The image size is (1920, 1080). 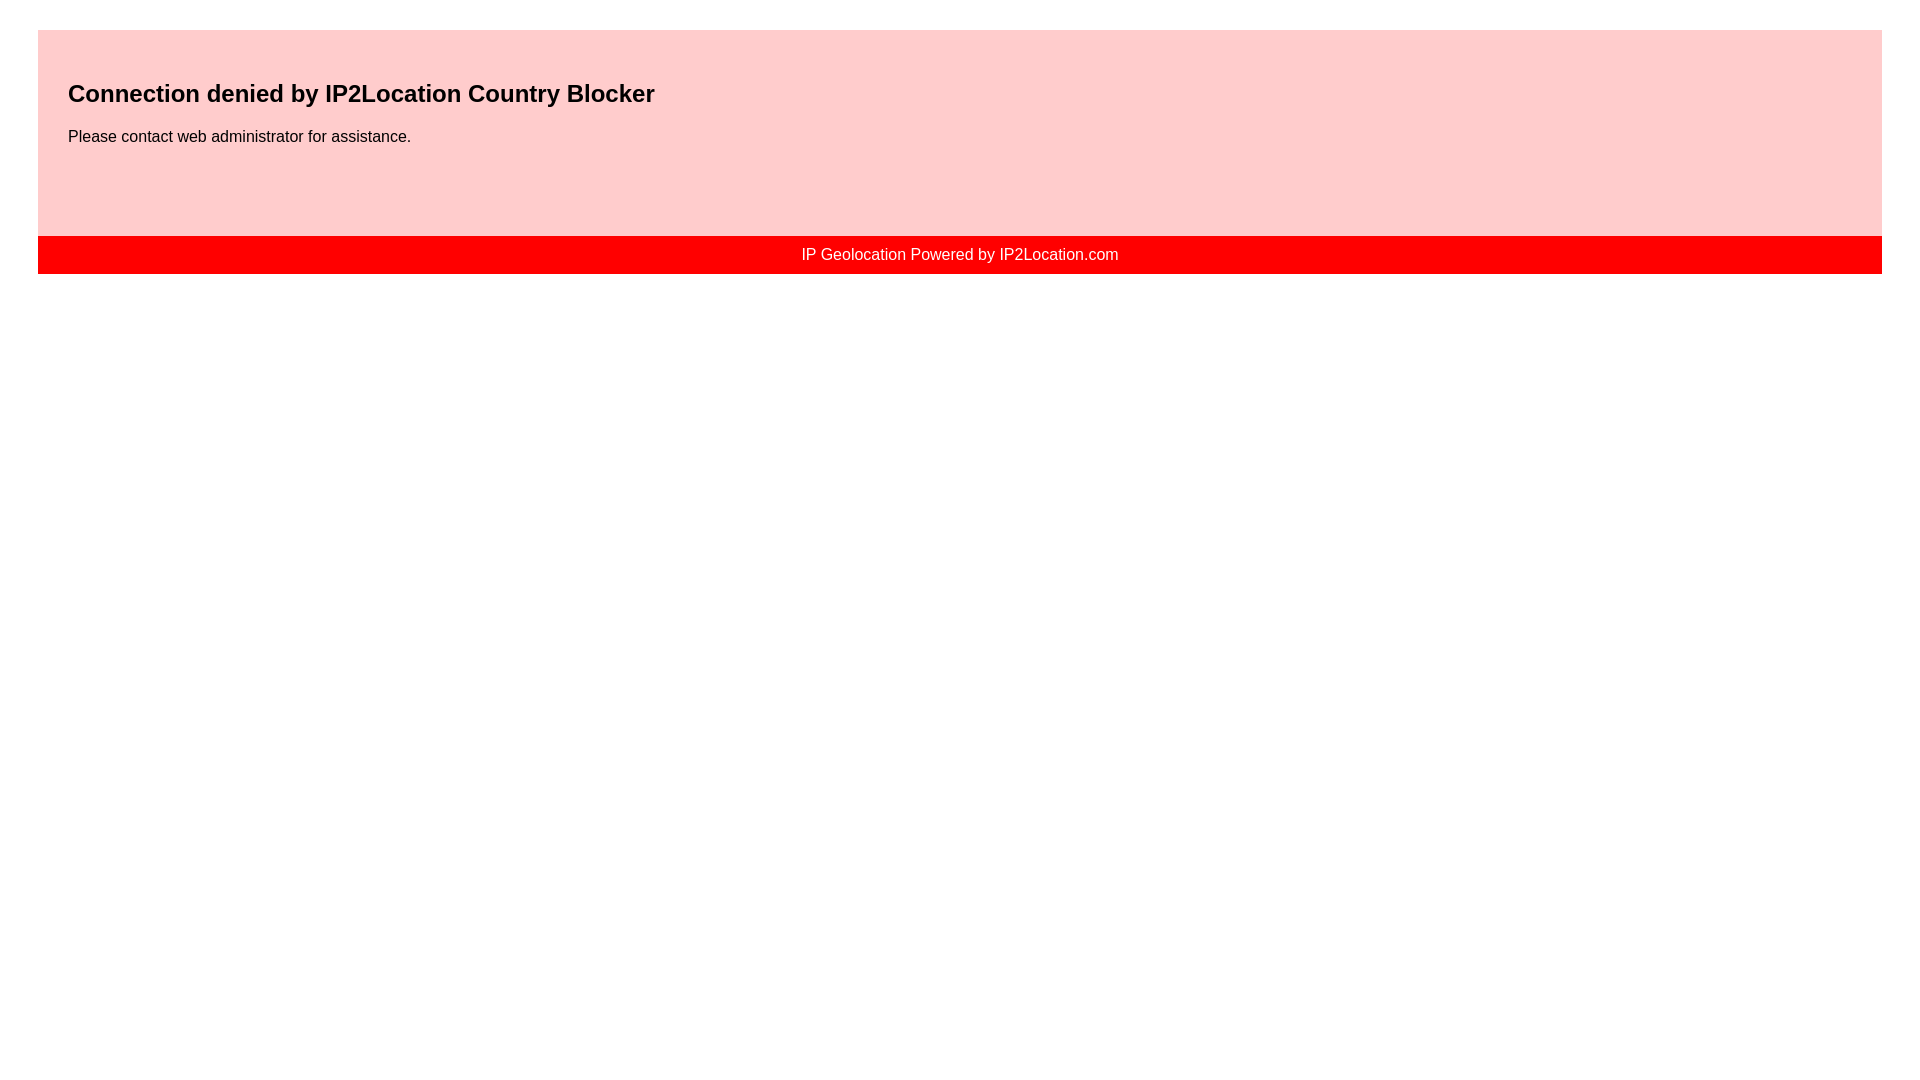 What do you see at coordinates (958, 253) in the screenshot?
I see `'IP Geolocation Powered by IP2Location.com'` at bounding box center [958, 253].